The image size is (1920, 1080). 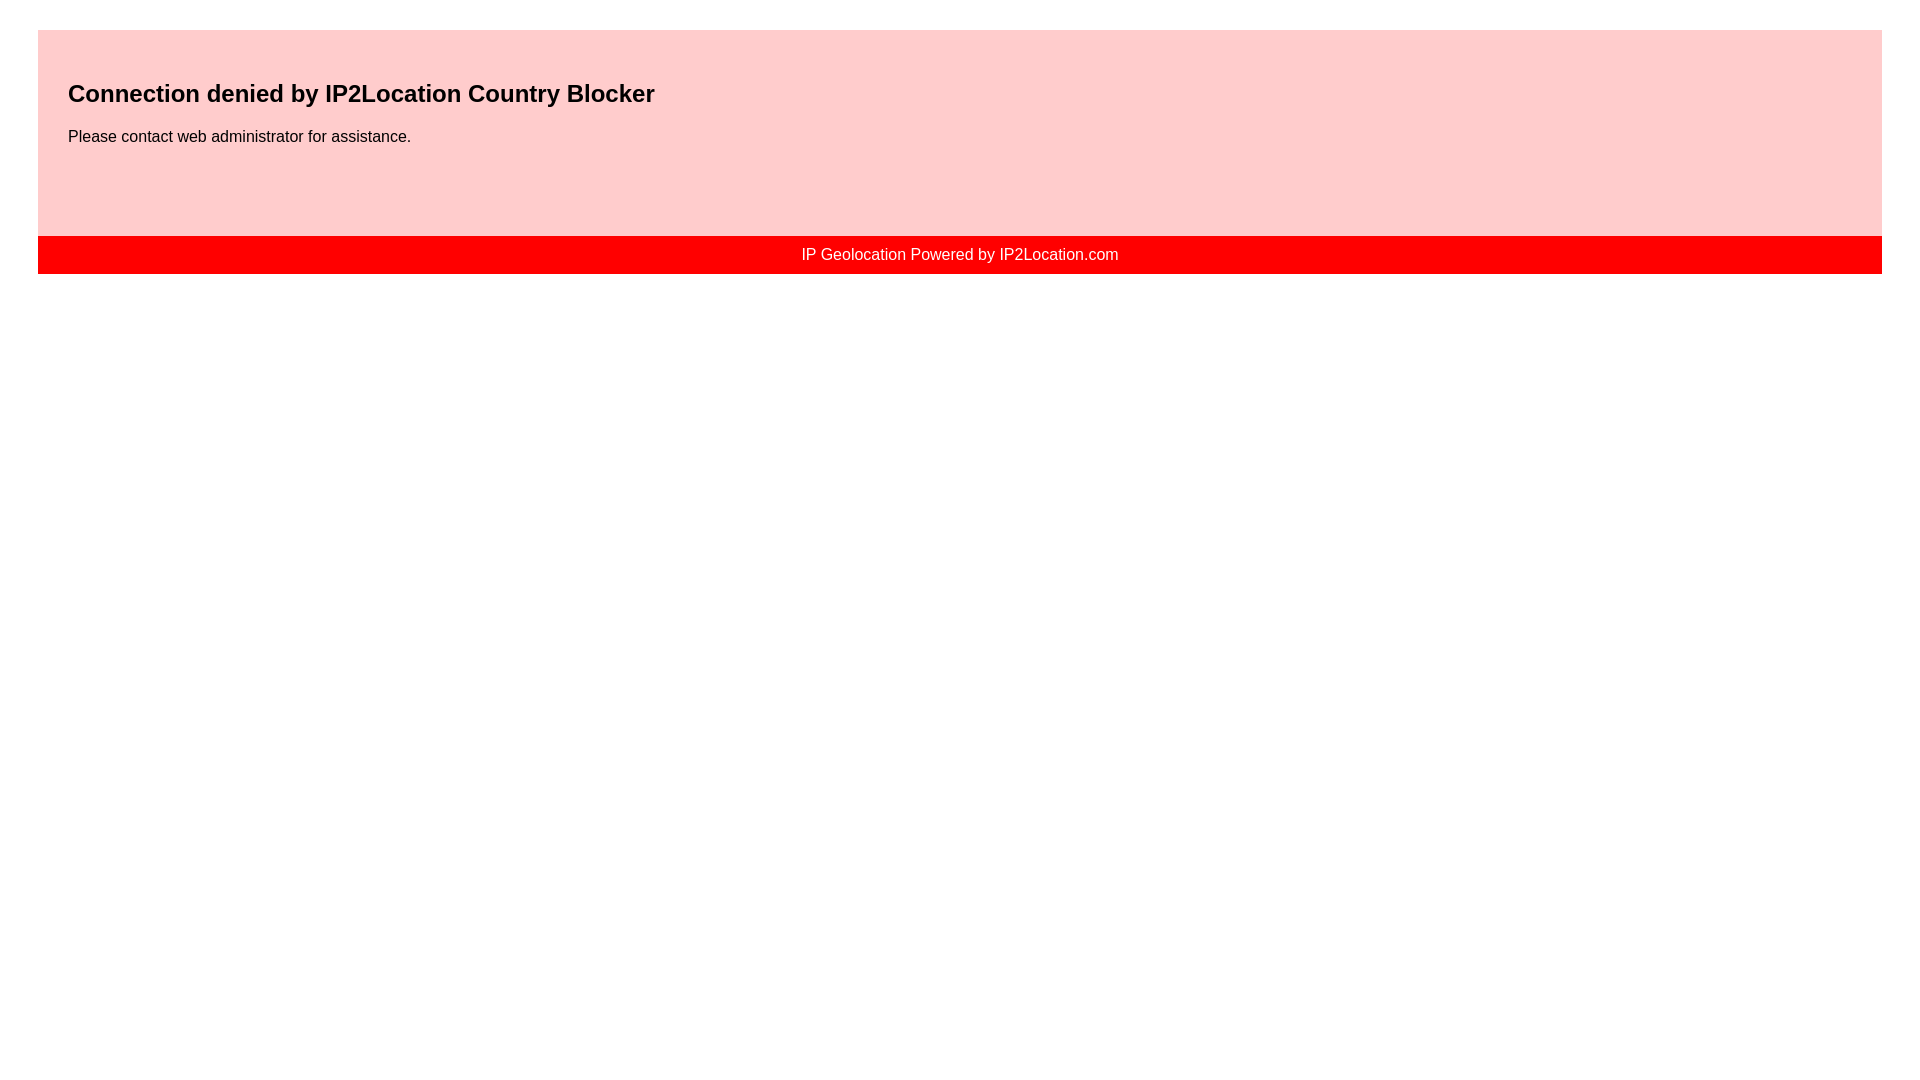 What do you see at coordinates (958, 253) in the screenshot?
I see `'IP Geolocation Powered by IP2Location.com'` at bounding box center [958, 253].